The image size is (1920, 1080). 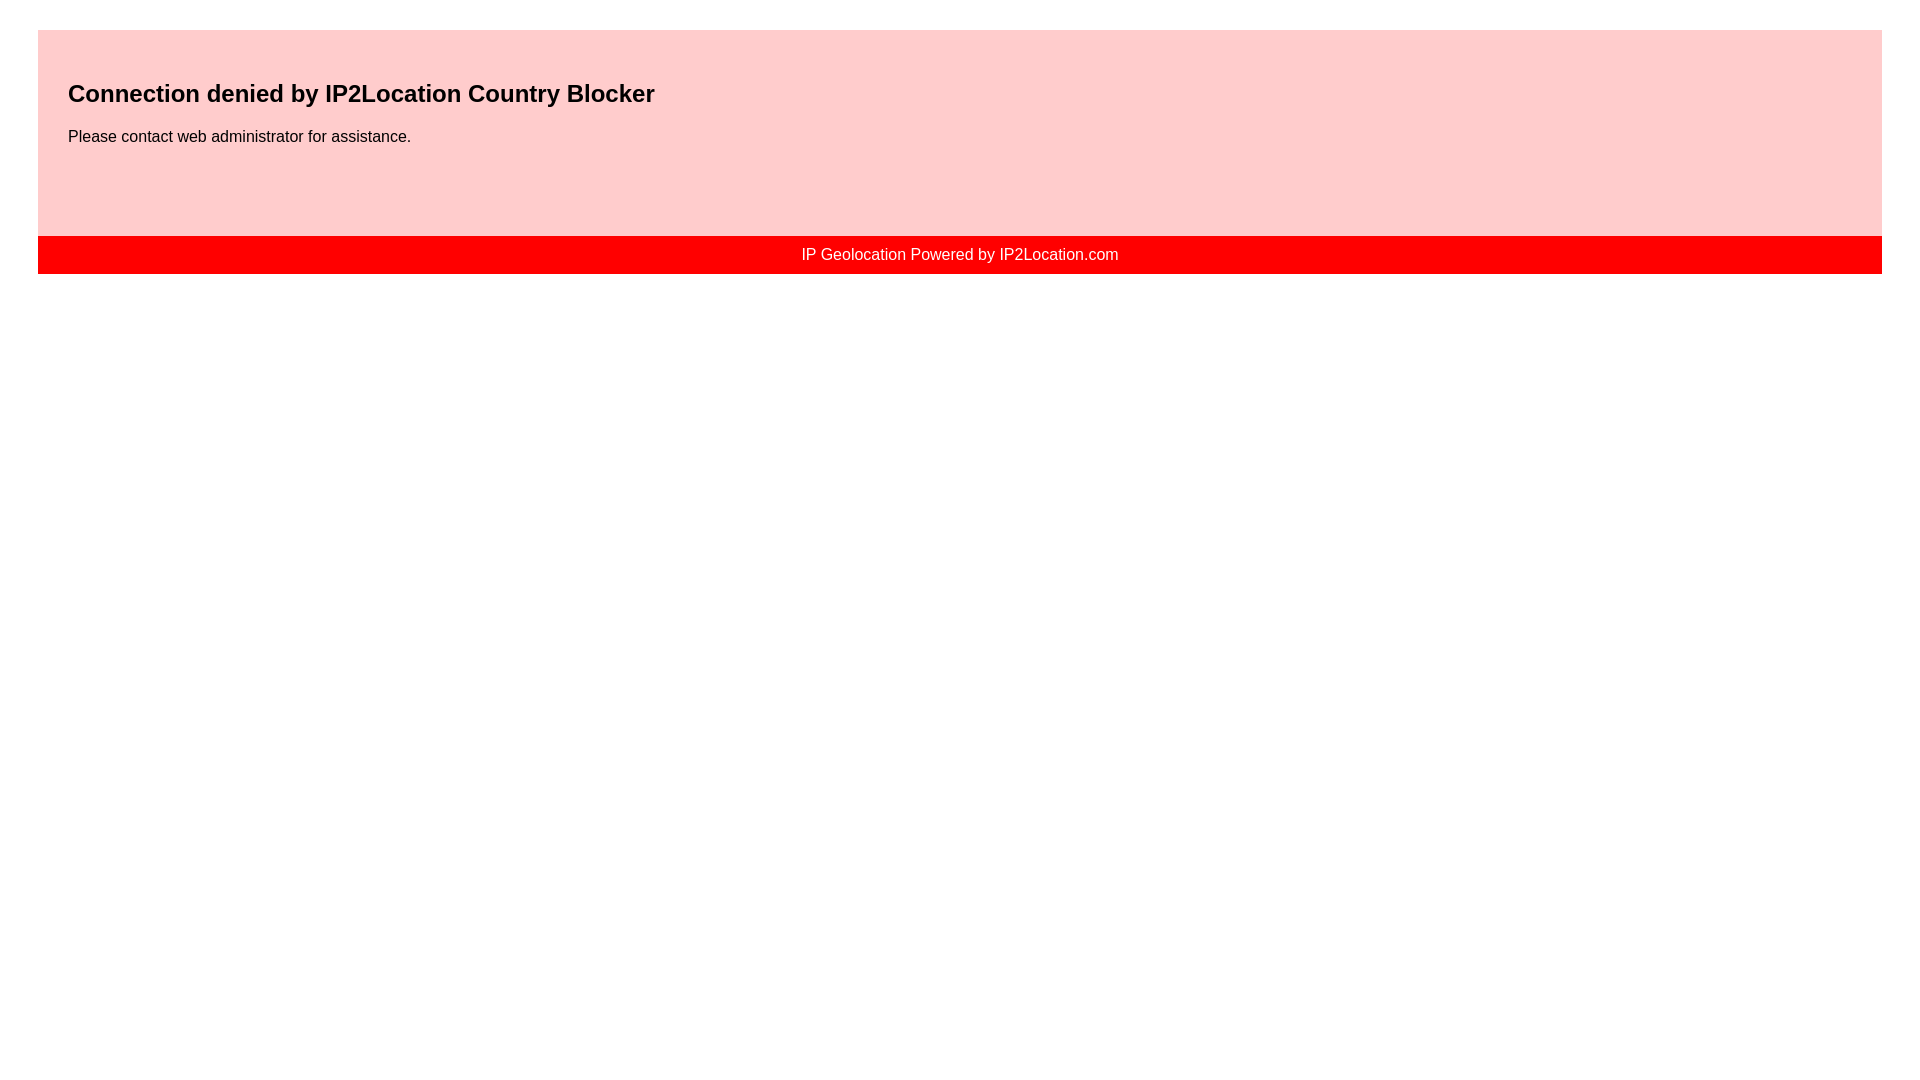 What do you see at coordinates (958, 253) in the screenshot?
I see `'IP Geolocation Powered by IP2Location.com'` at bounding box center [958, 253].